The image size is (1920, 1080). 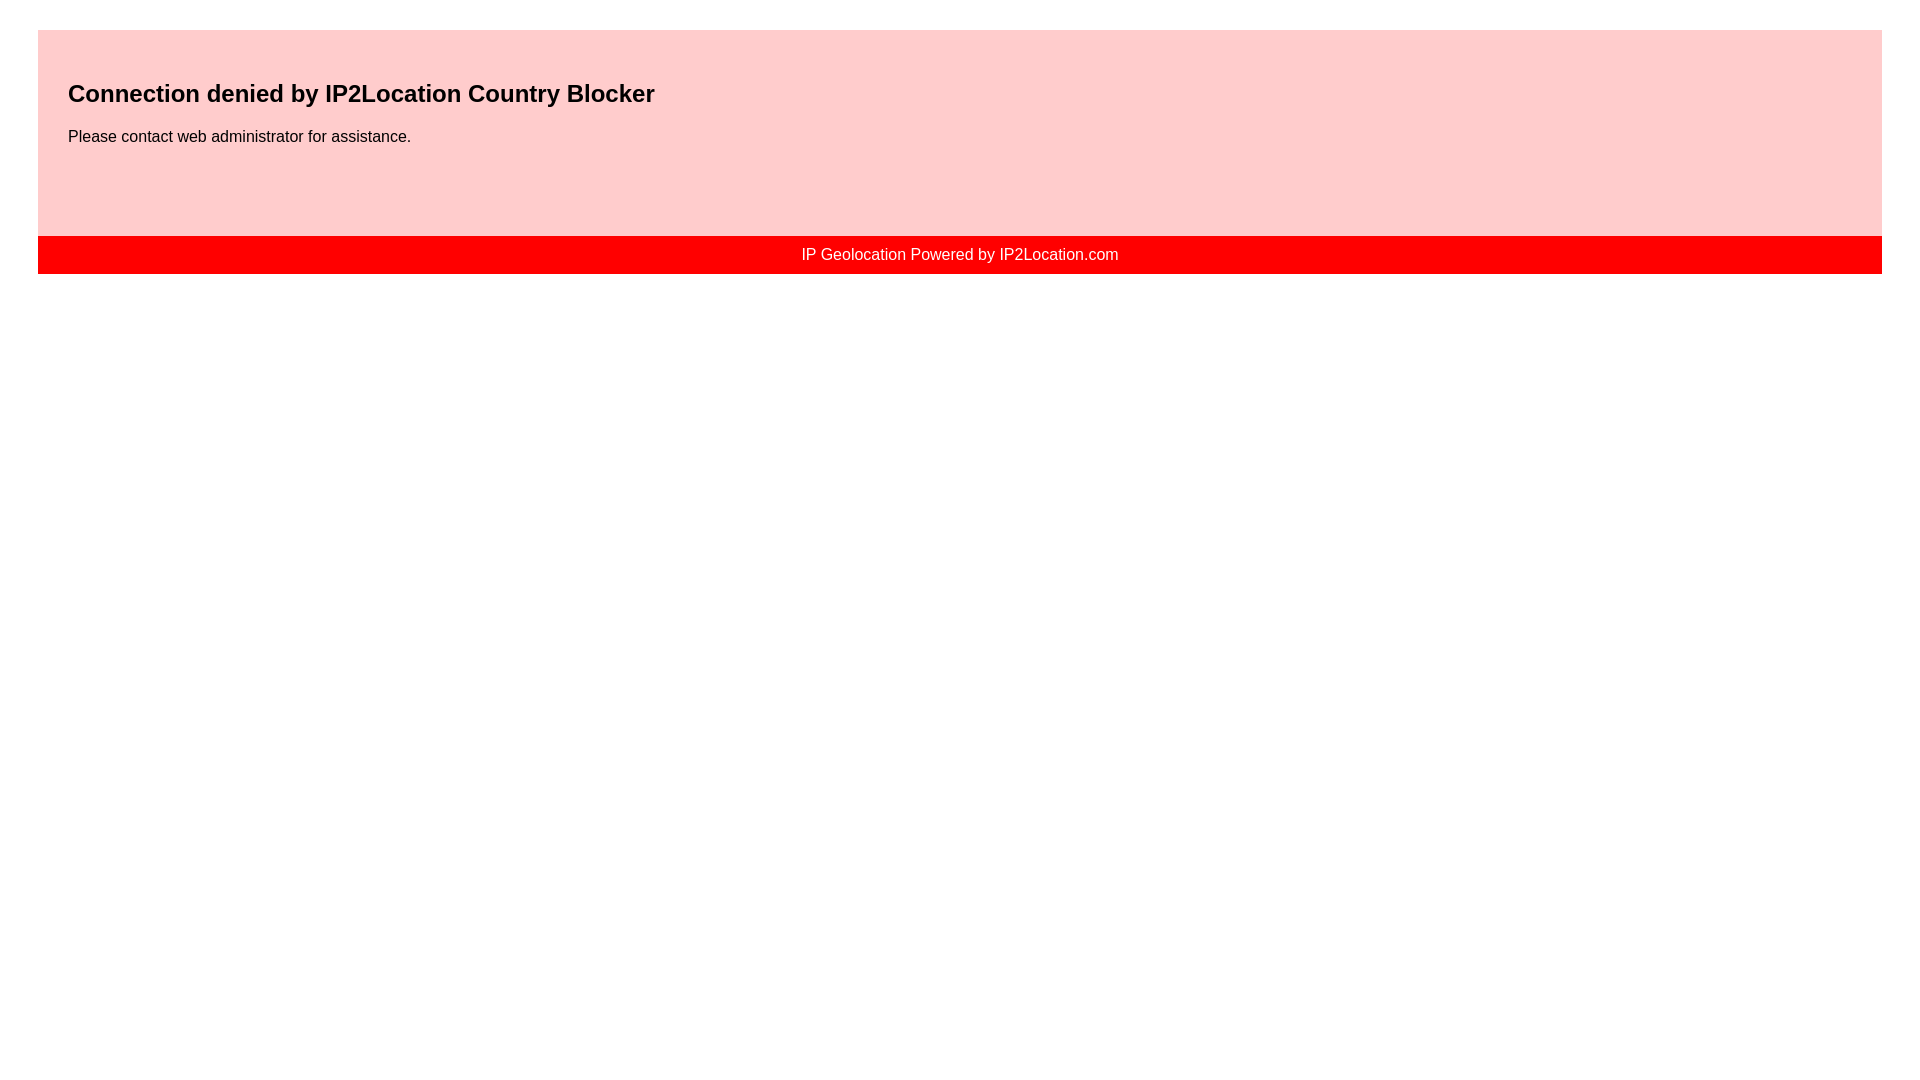 What do you see at coordinates (958, 253) in the screenshot?
I see `'IP Geolocation Powered by IP2Location.com'` at bounding box center [958, 253].